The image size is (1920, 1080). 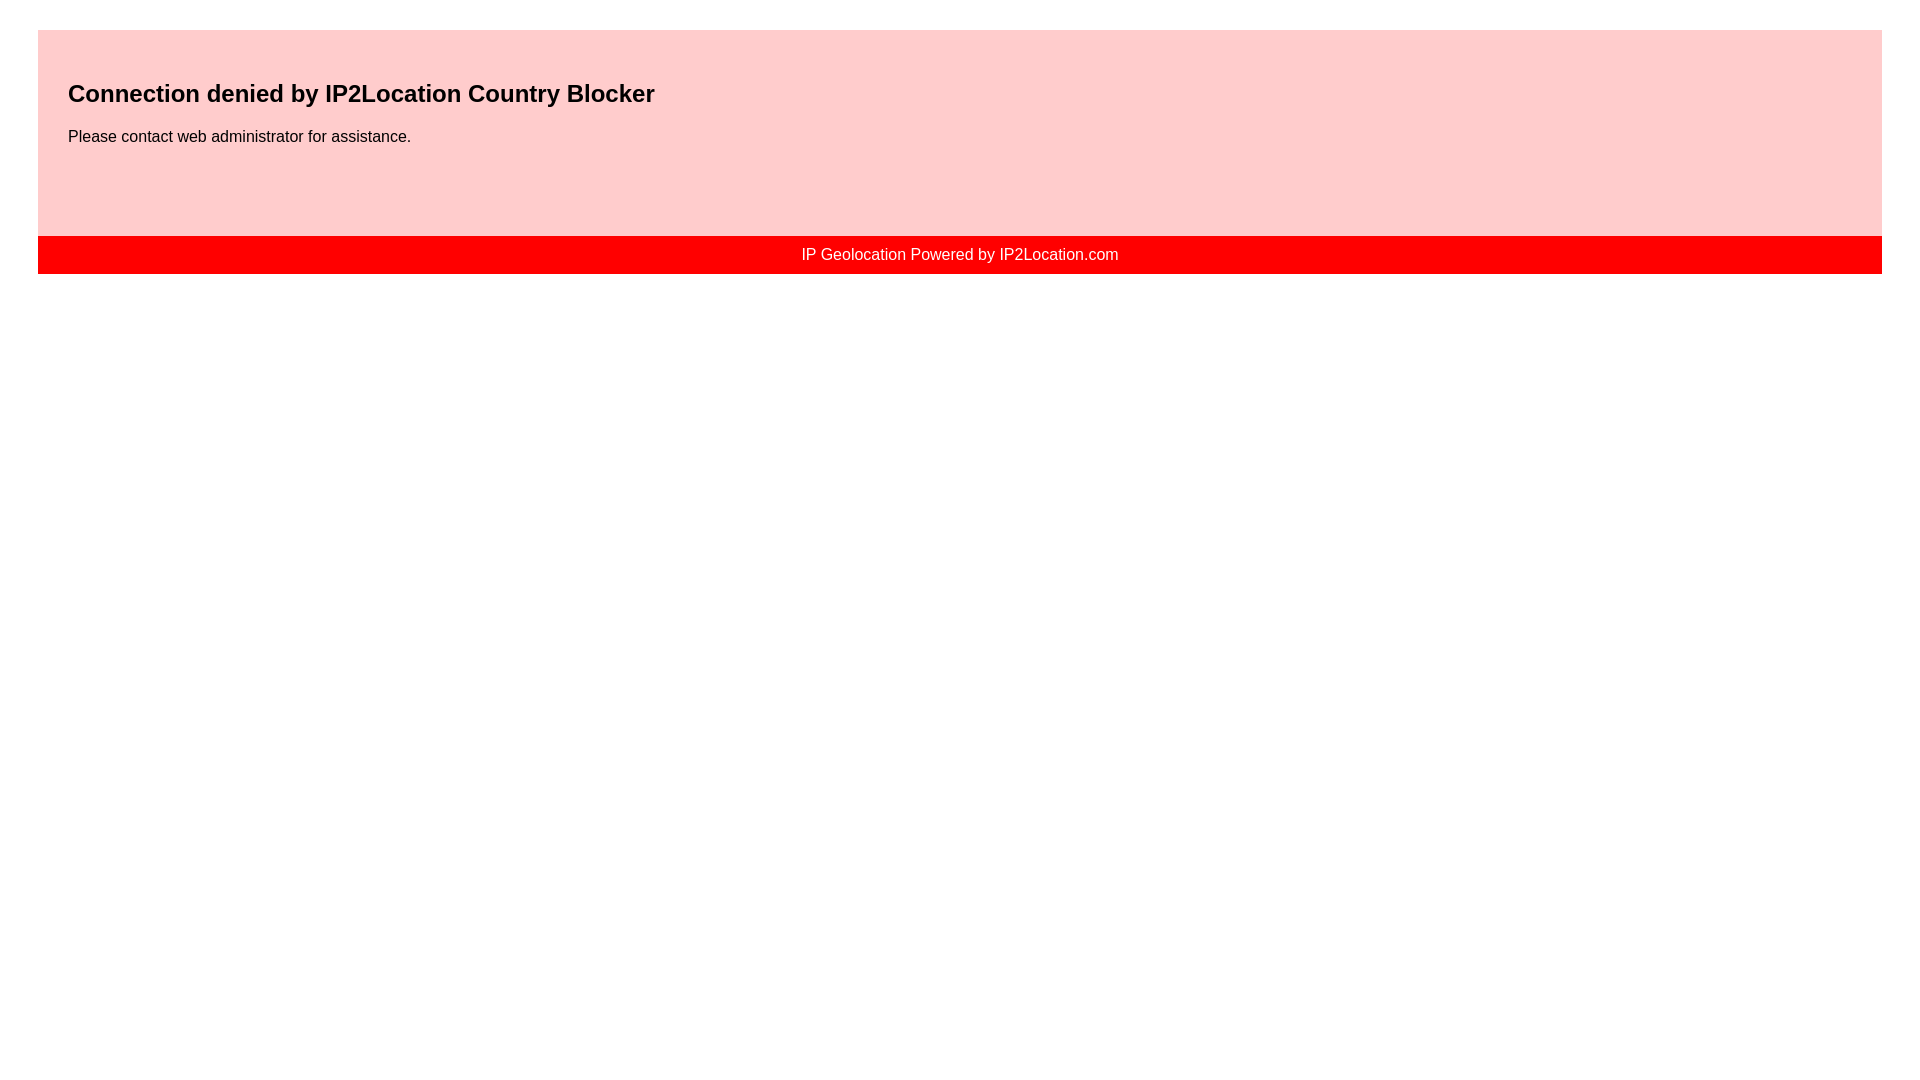 What do you see at coordinates (958, 253) in the screenshot?
I see `'IP Geolocation Powered by IP2Location.com'` at bounding box center [958, 253].